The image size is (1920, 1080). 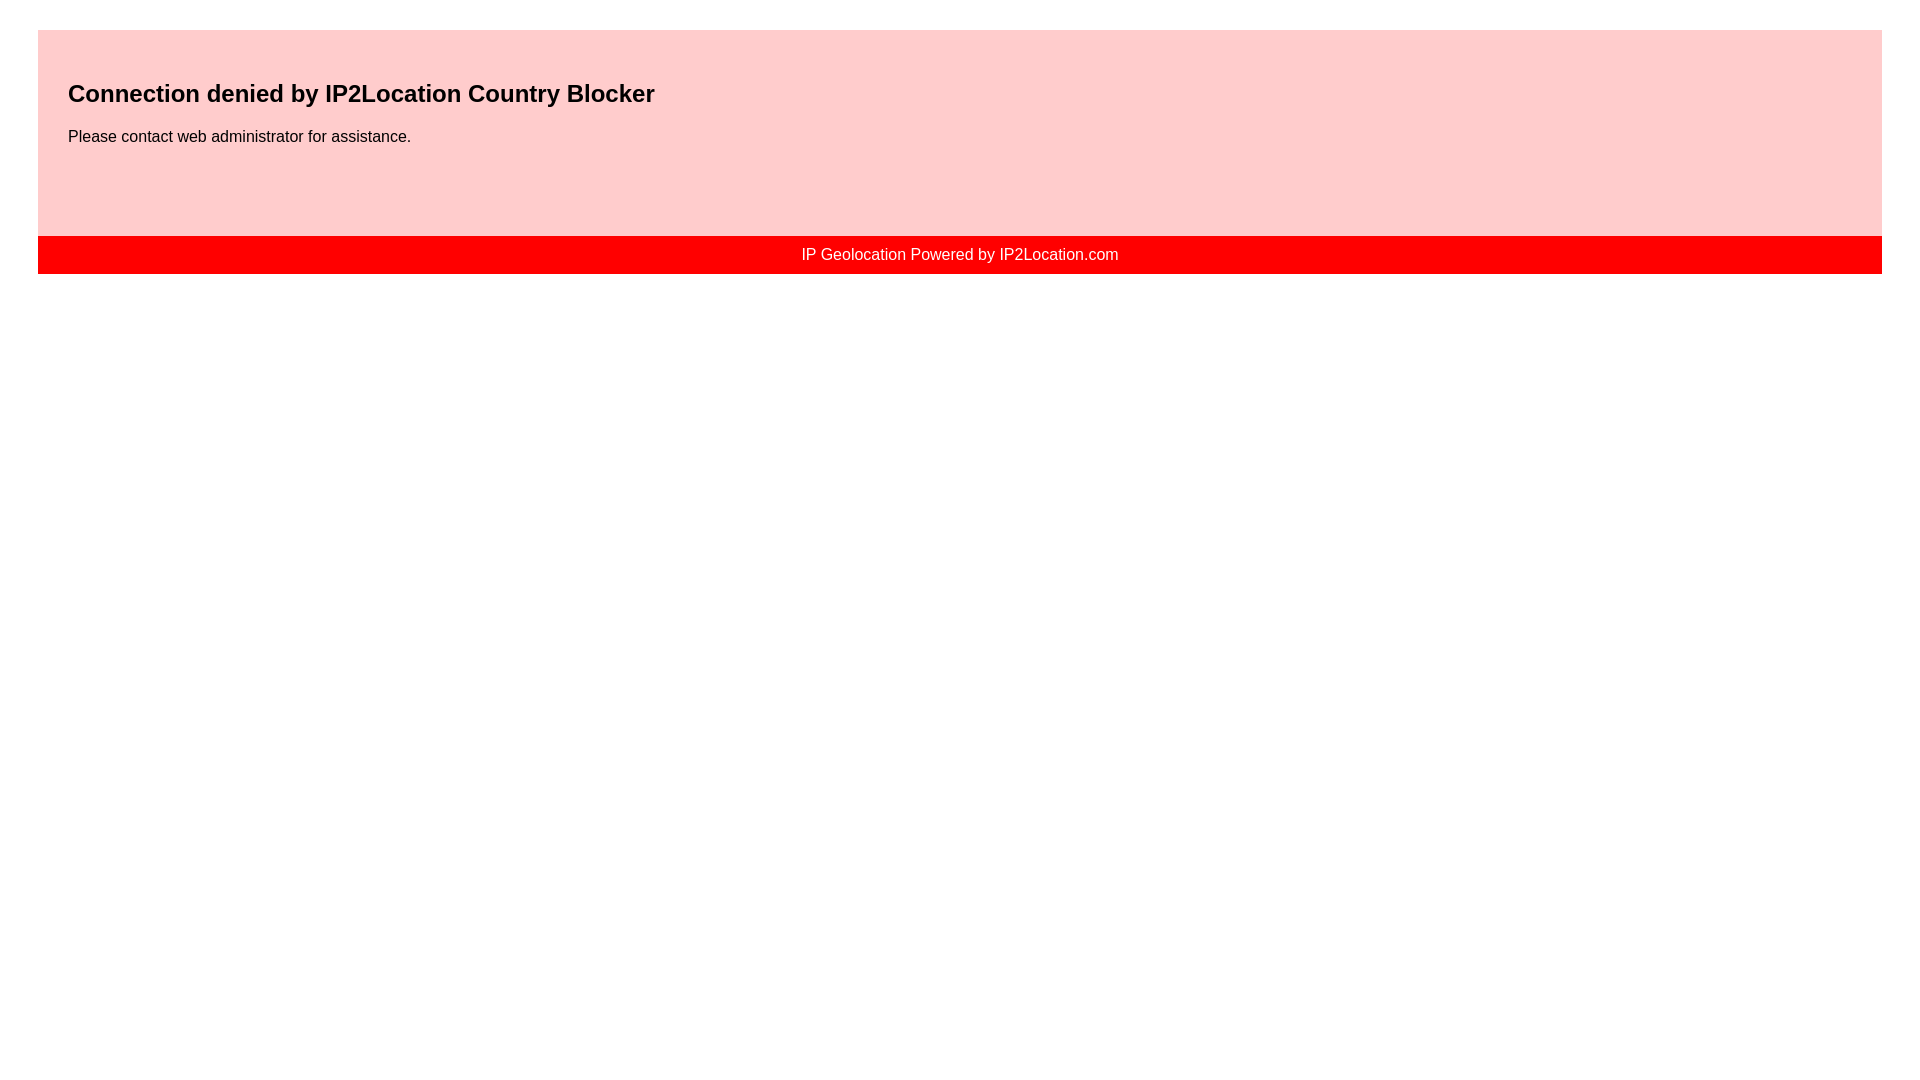 What do you see at coordinates (958, 253) in the screenshot?
I see `'IP Geolocation Powered by IP2Location.com'` at bounding box center [958, 253].